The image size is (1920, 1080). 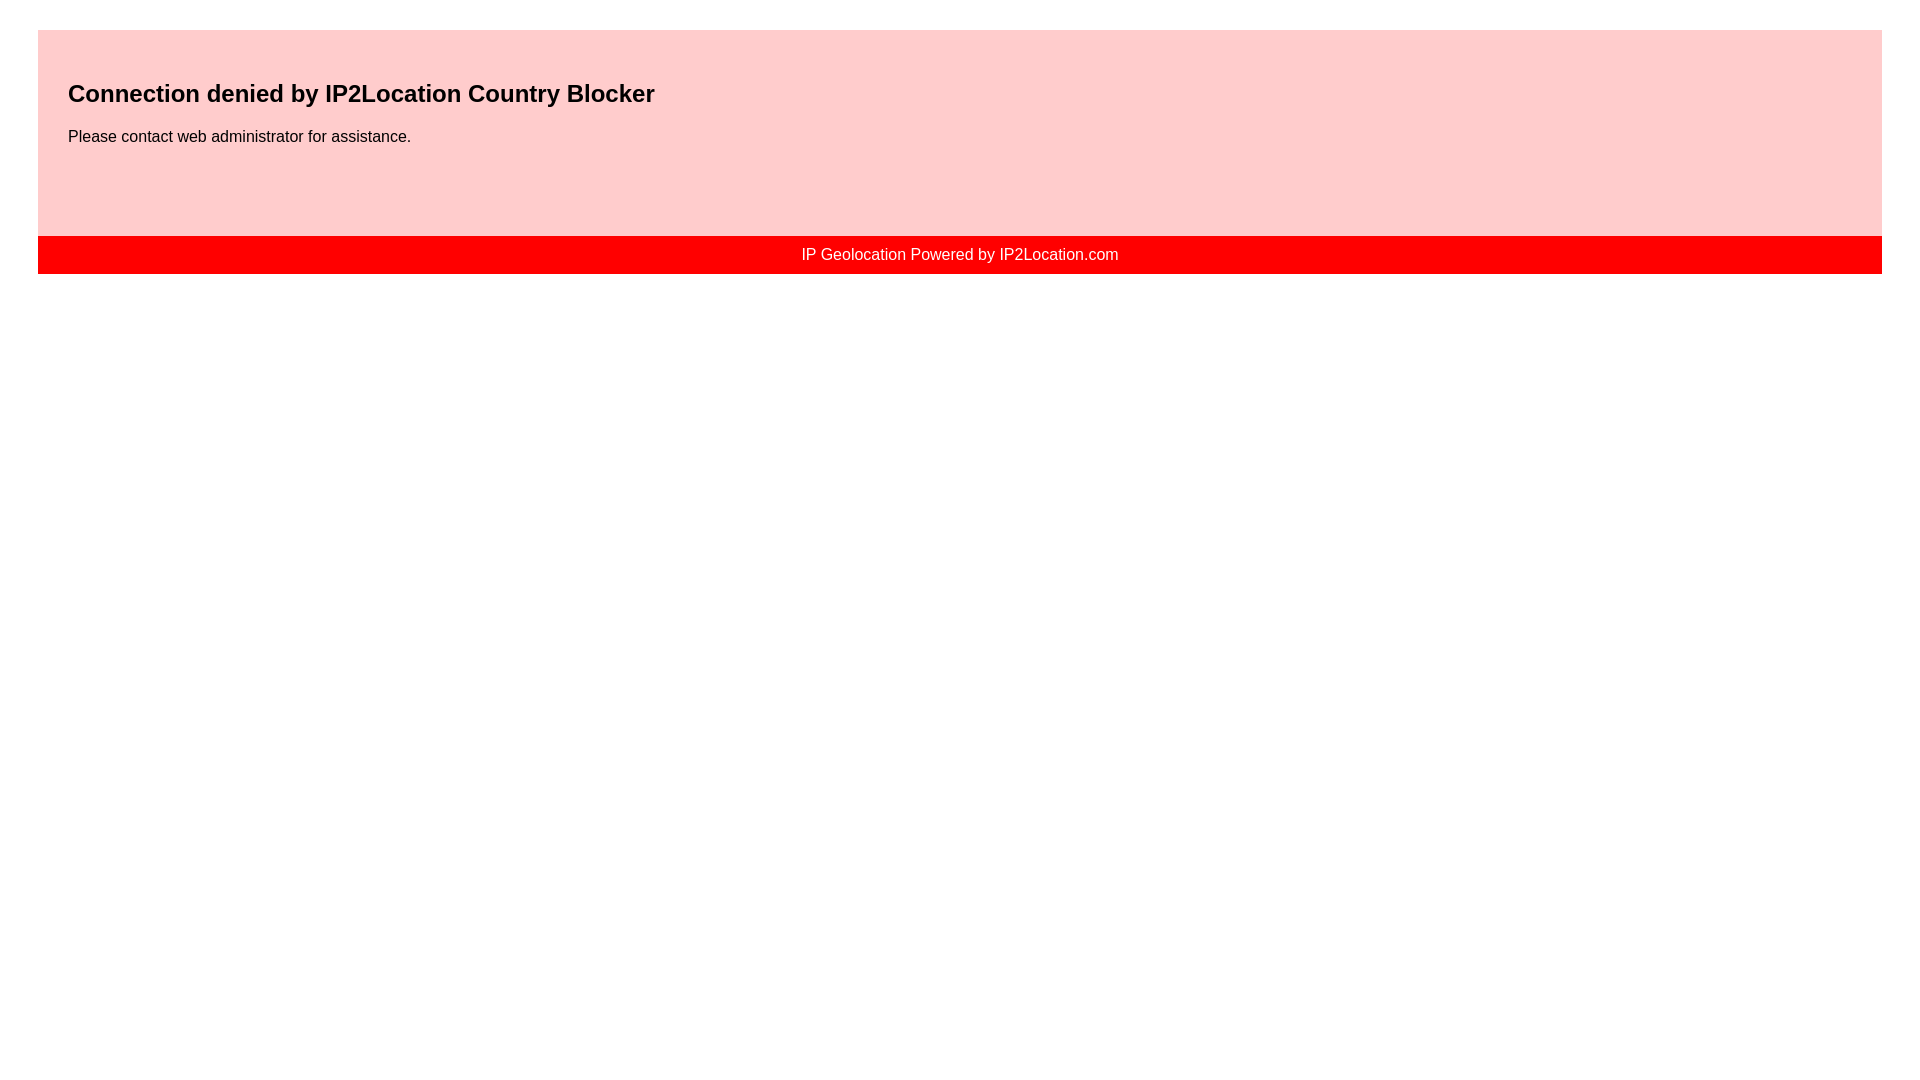 What do you see at coordinates (958, 253) in the screenshot?
I see `'IP Geolocation Powered by IP2Location.com'` at bounding box center [958, 253].